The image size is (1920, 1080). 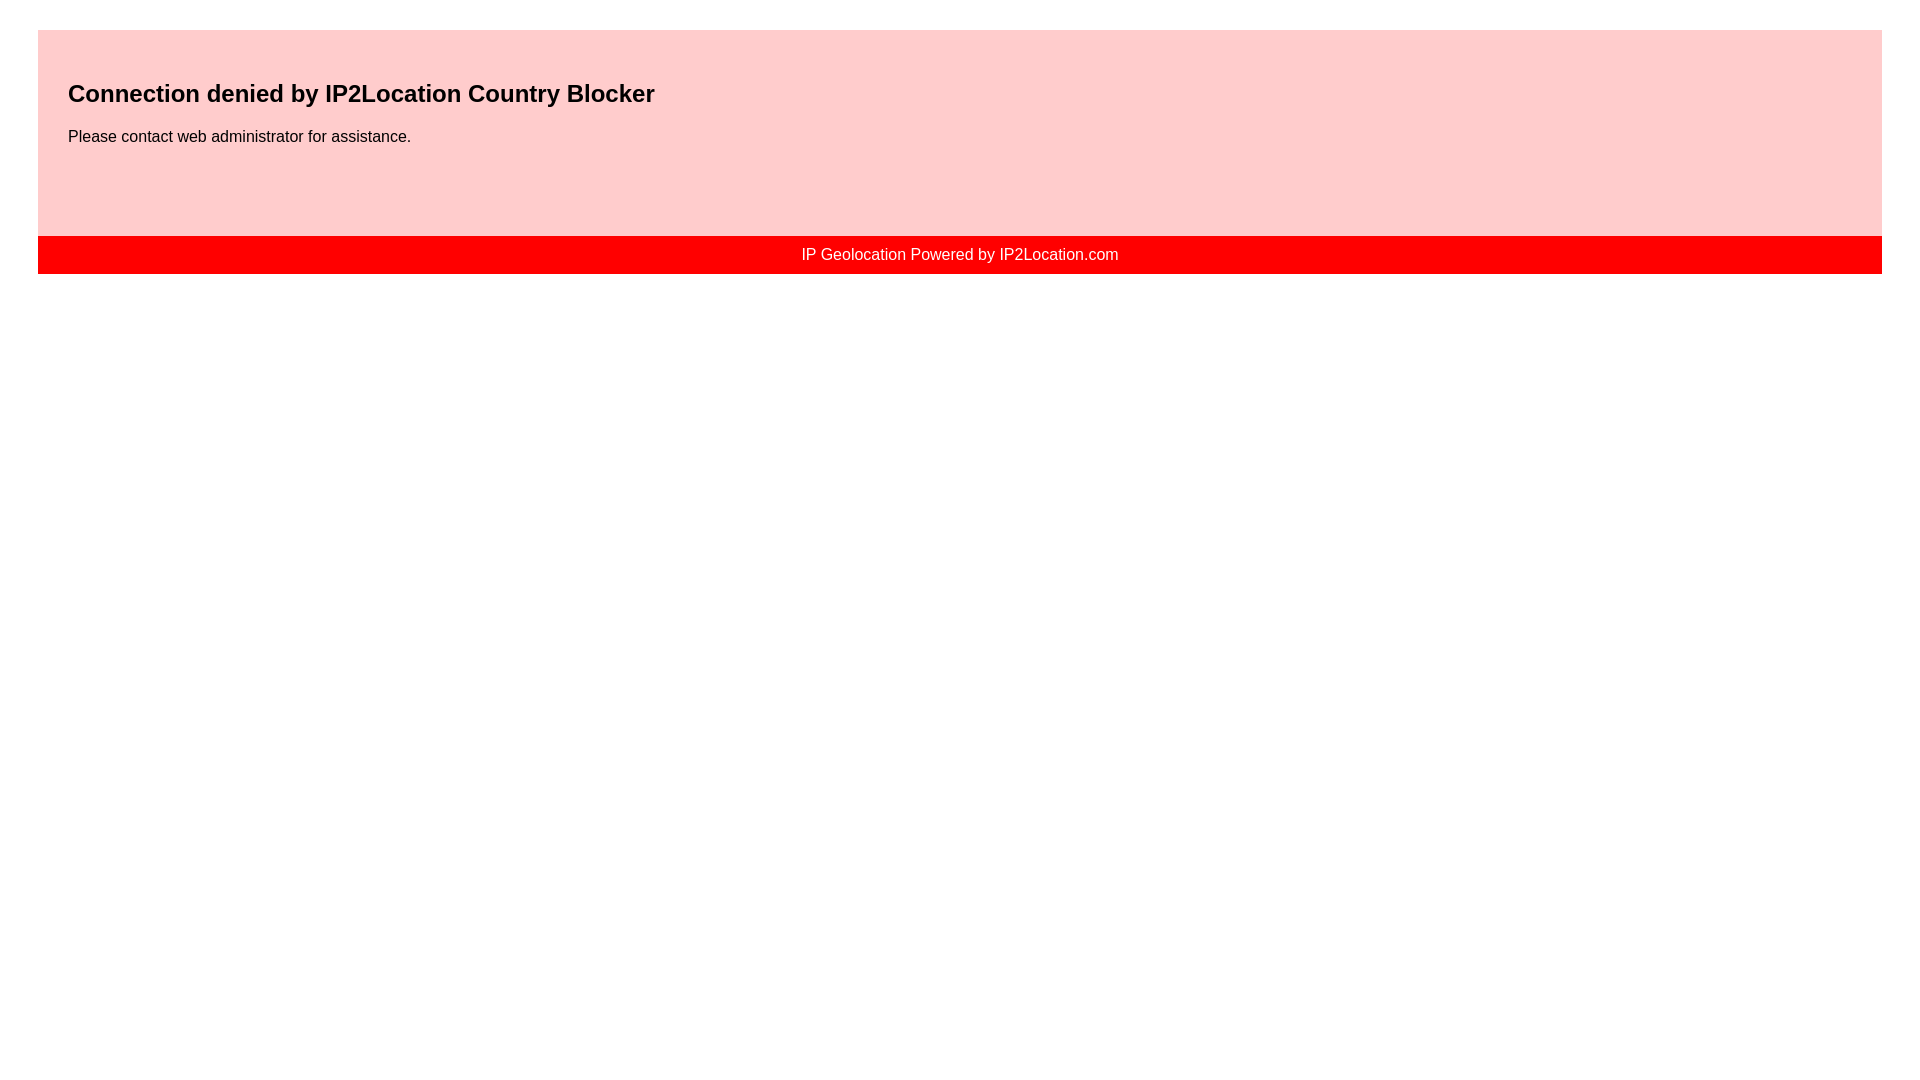 What do you see at coordinates (958, 253) in the screenshot?
I see `'IP Geolocation Powered by IP2Location.com'` at bounding box center [958, 253].